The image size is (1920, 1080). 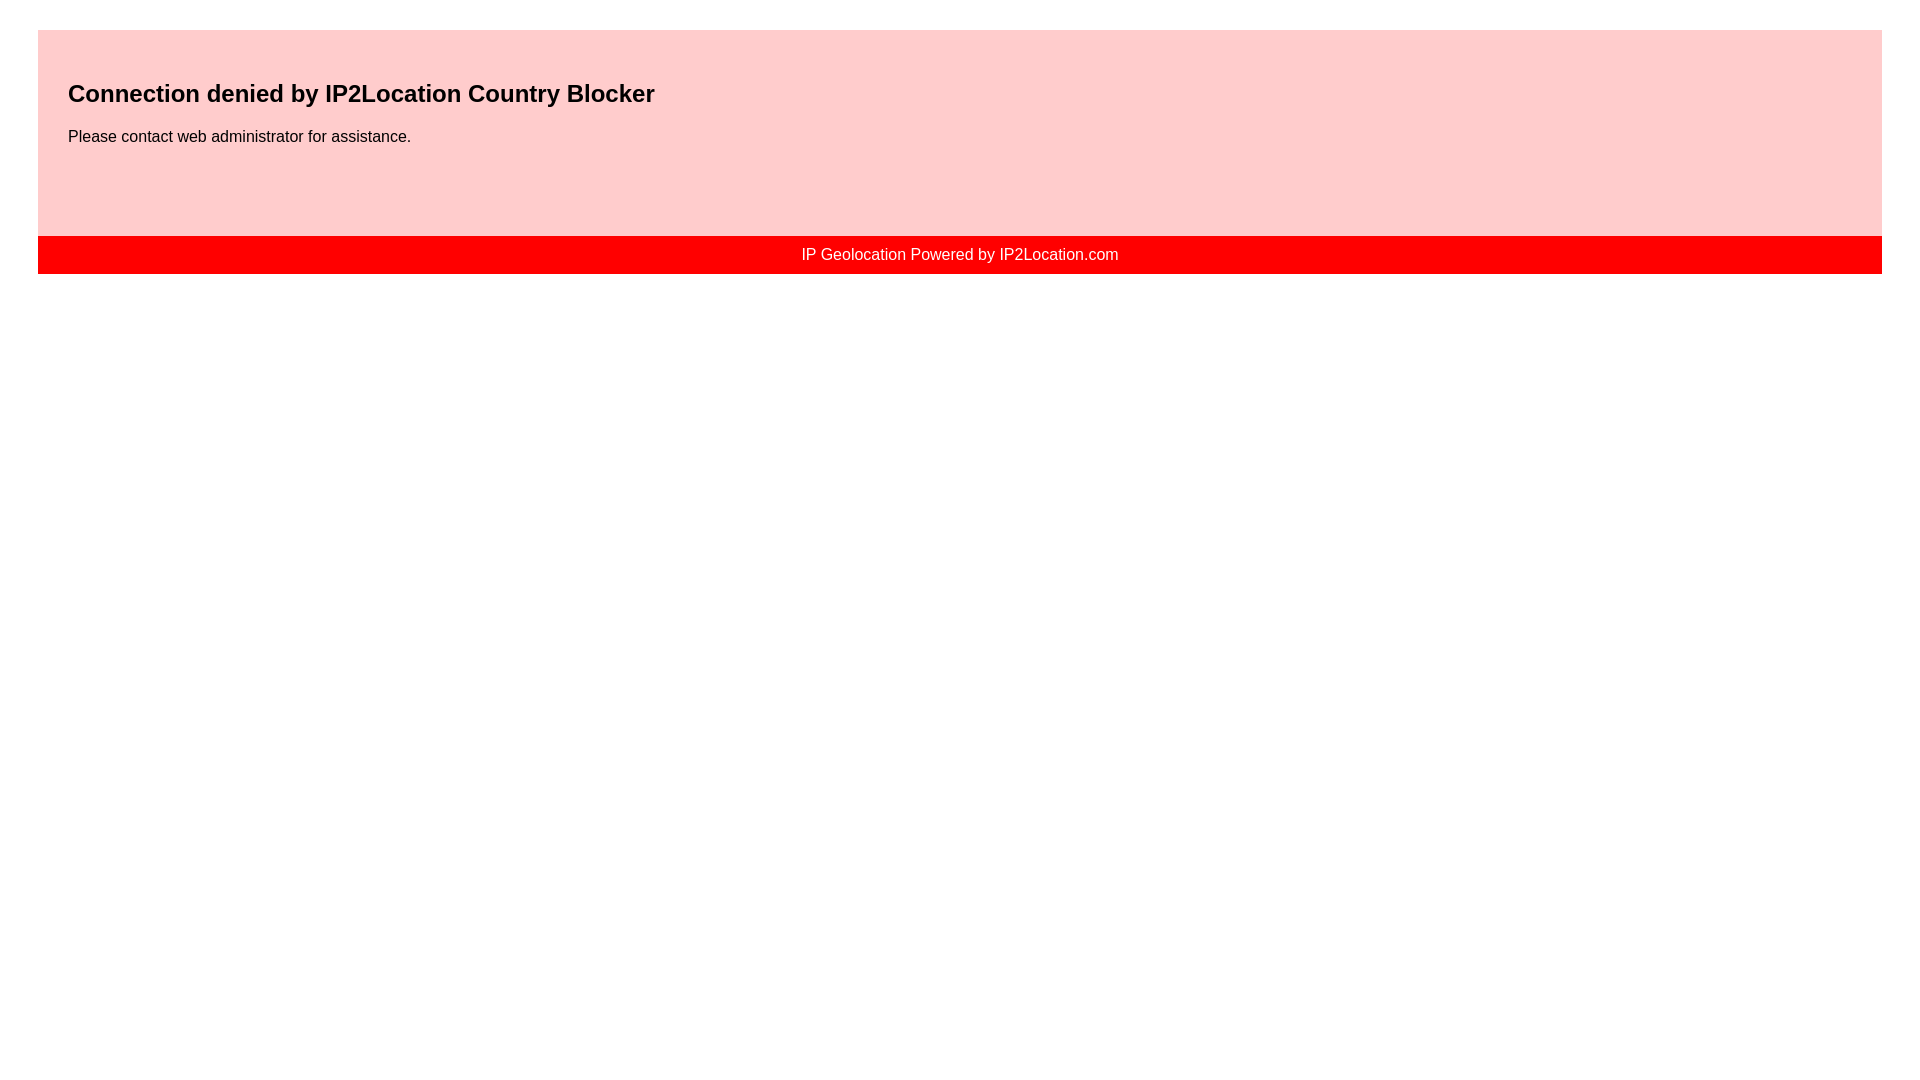 What do you see at coordinates (958, 253) in the screenshot?
I see `'IP Geolocation Powered by IP2Location.com'` at bounding box center [958, 253].